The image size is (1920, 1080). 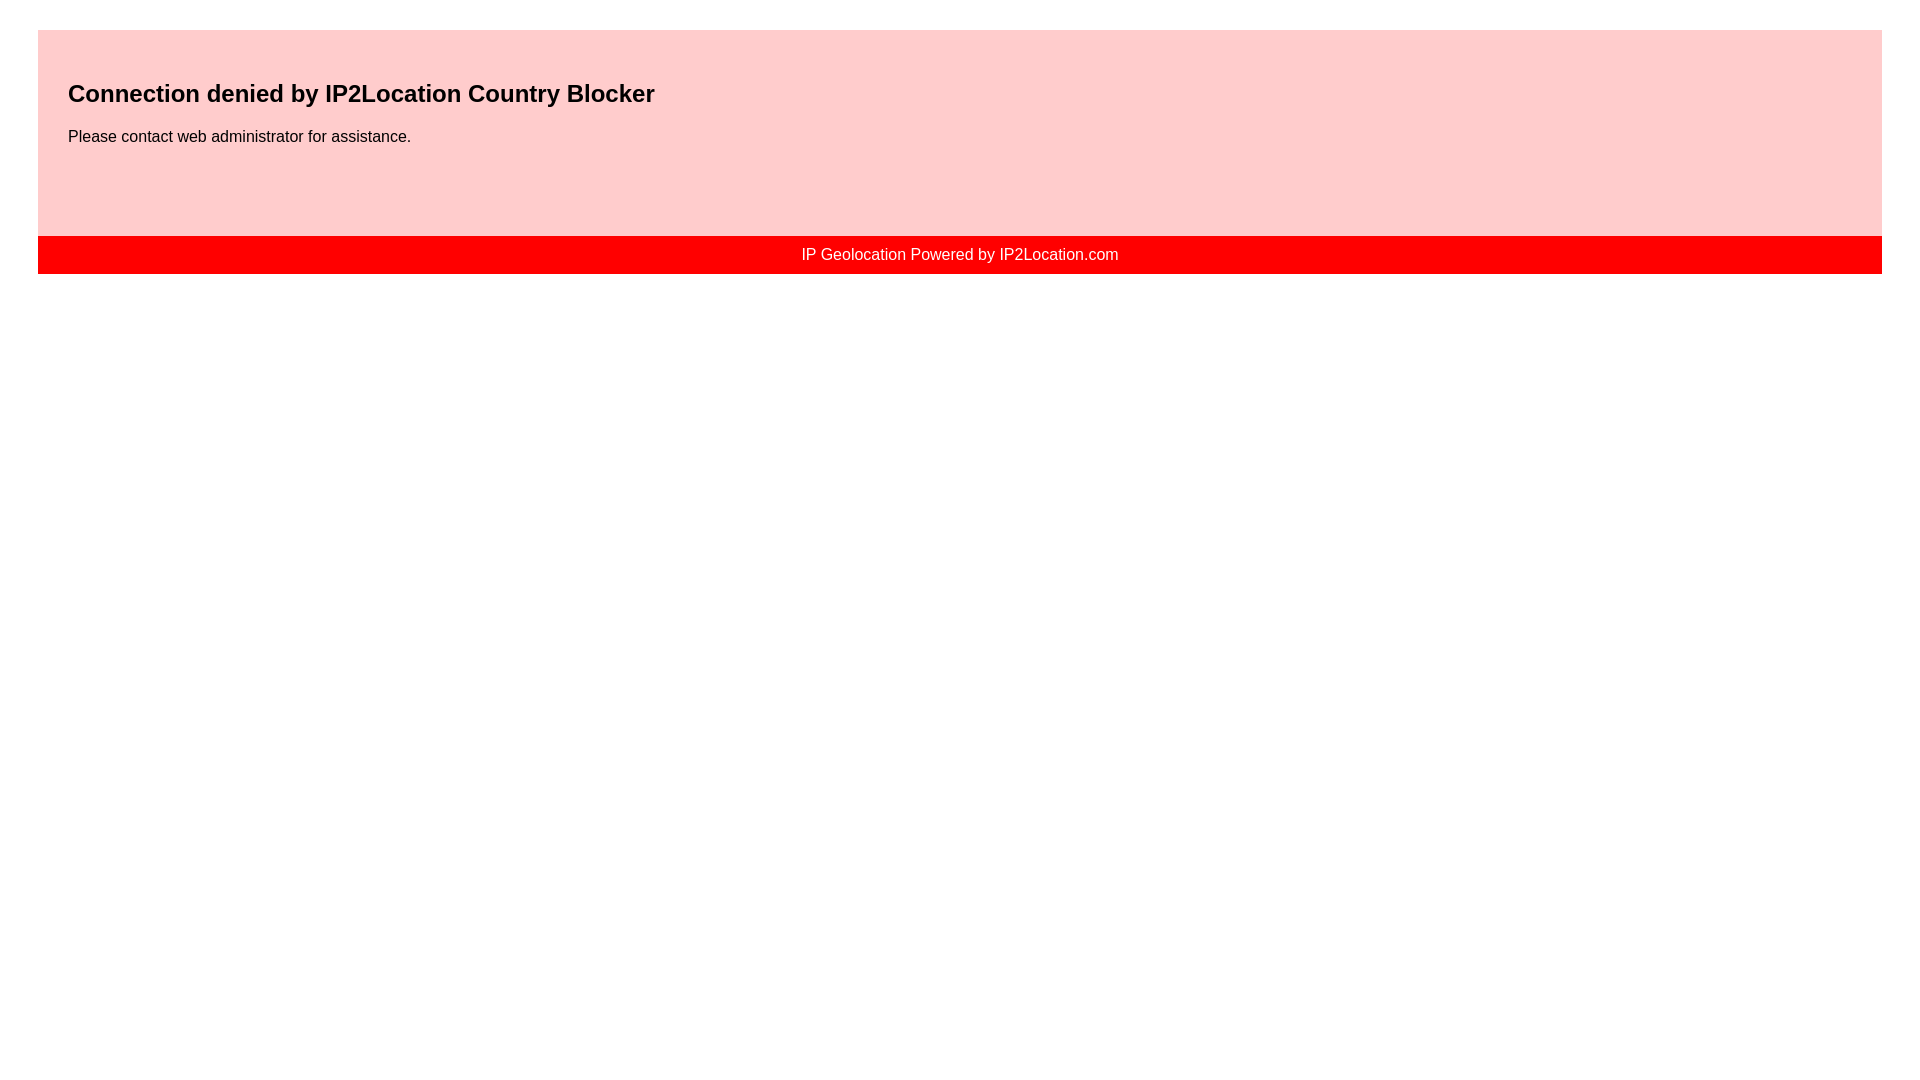 What do you see at coordinates (958, 253) in the screenshot?
I see `'IP Geolocation Powered by IP2Location.com'` at bounding box center [958, 253].